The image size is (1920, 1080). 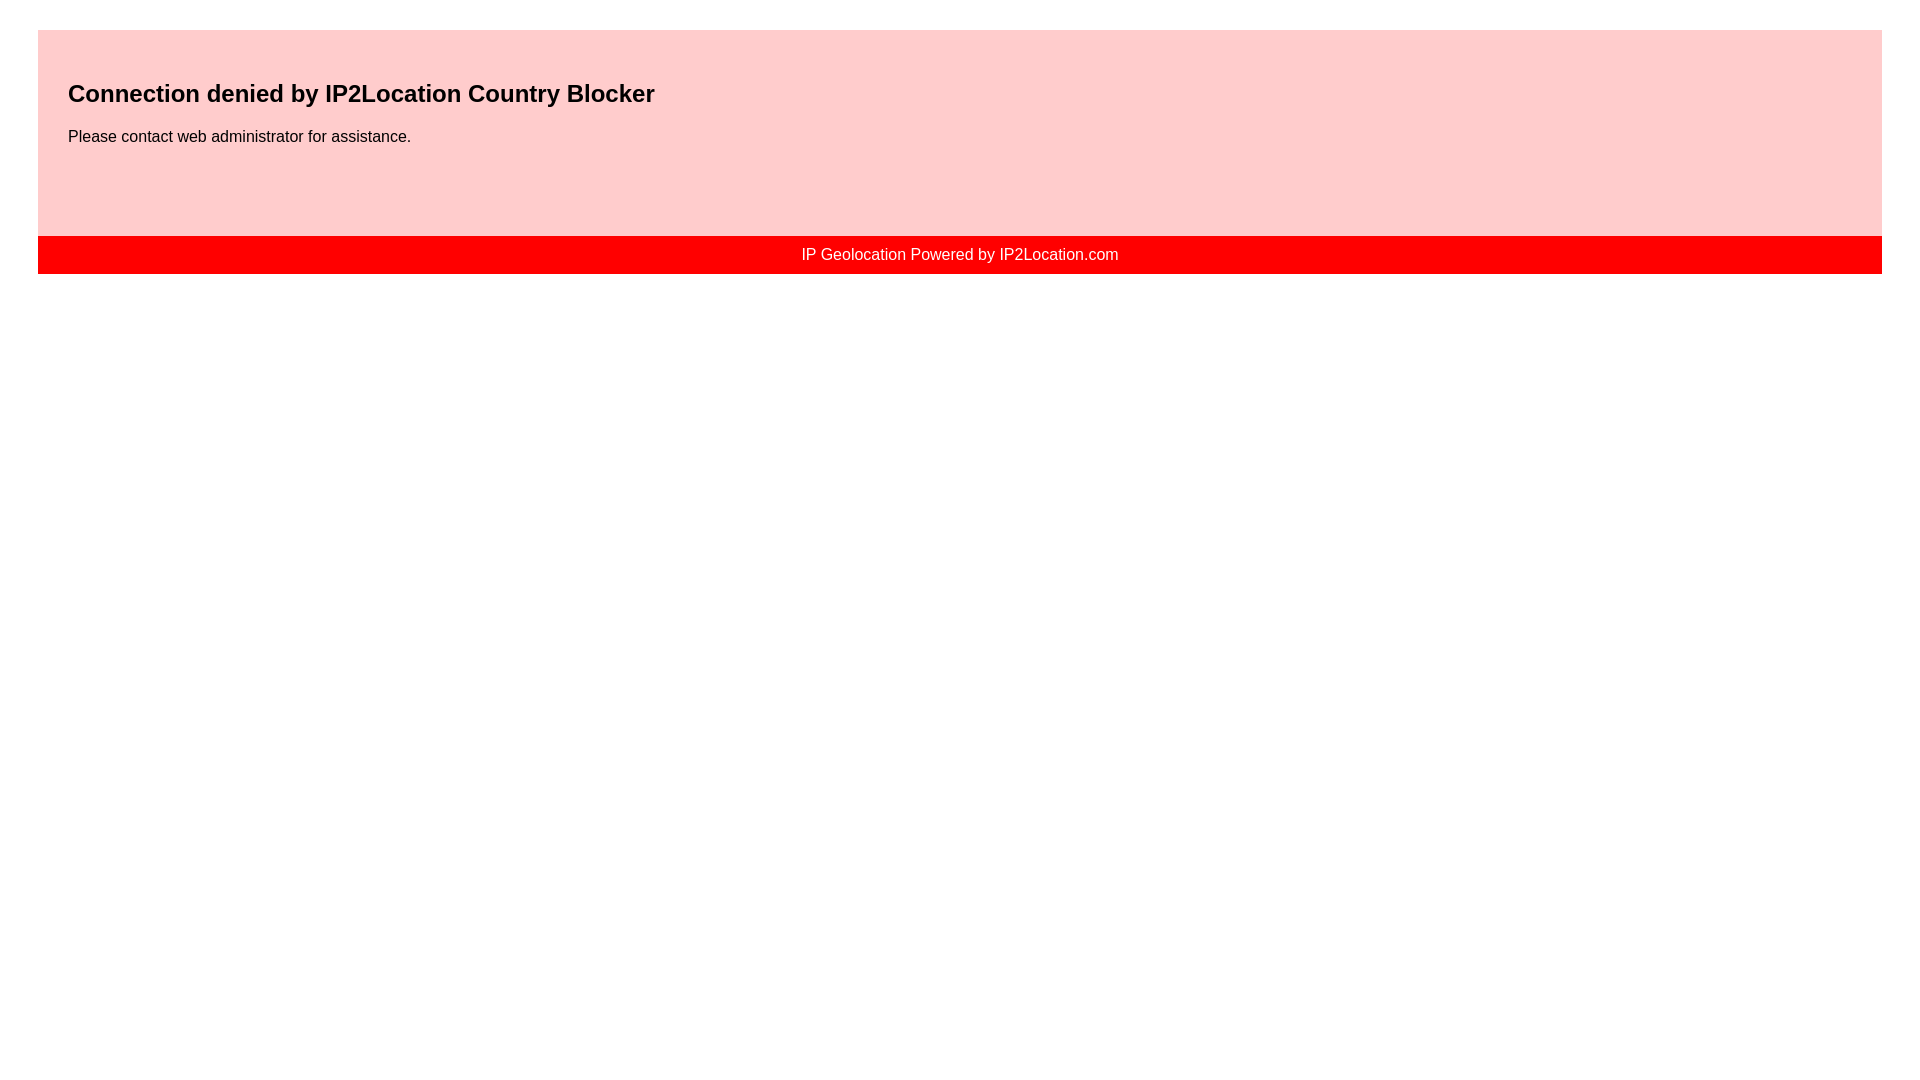 What do you see at coordinates (958, 253) in the screenshot?
I see `'IP Geolocation Powered by IP2Location.com'` at bounding box center [958, 253].